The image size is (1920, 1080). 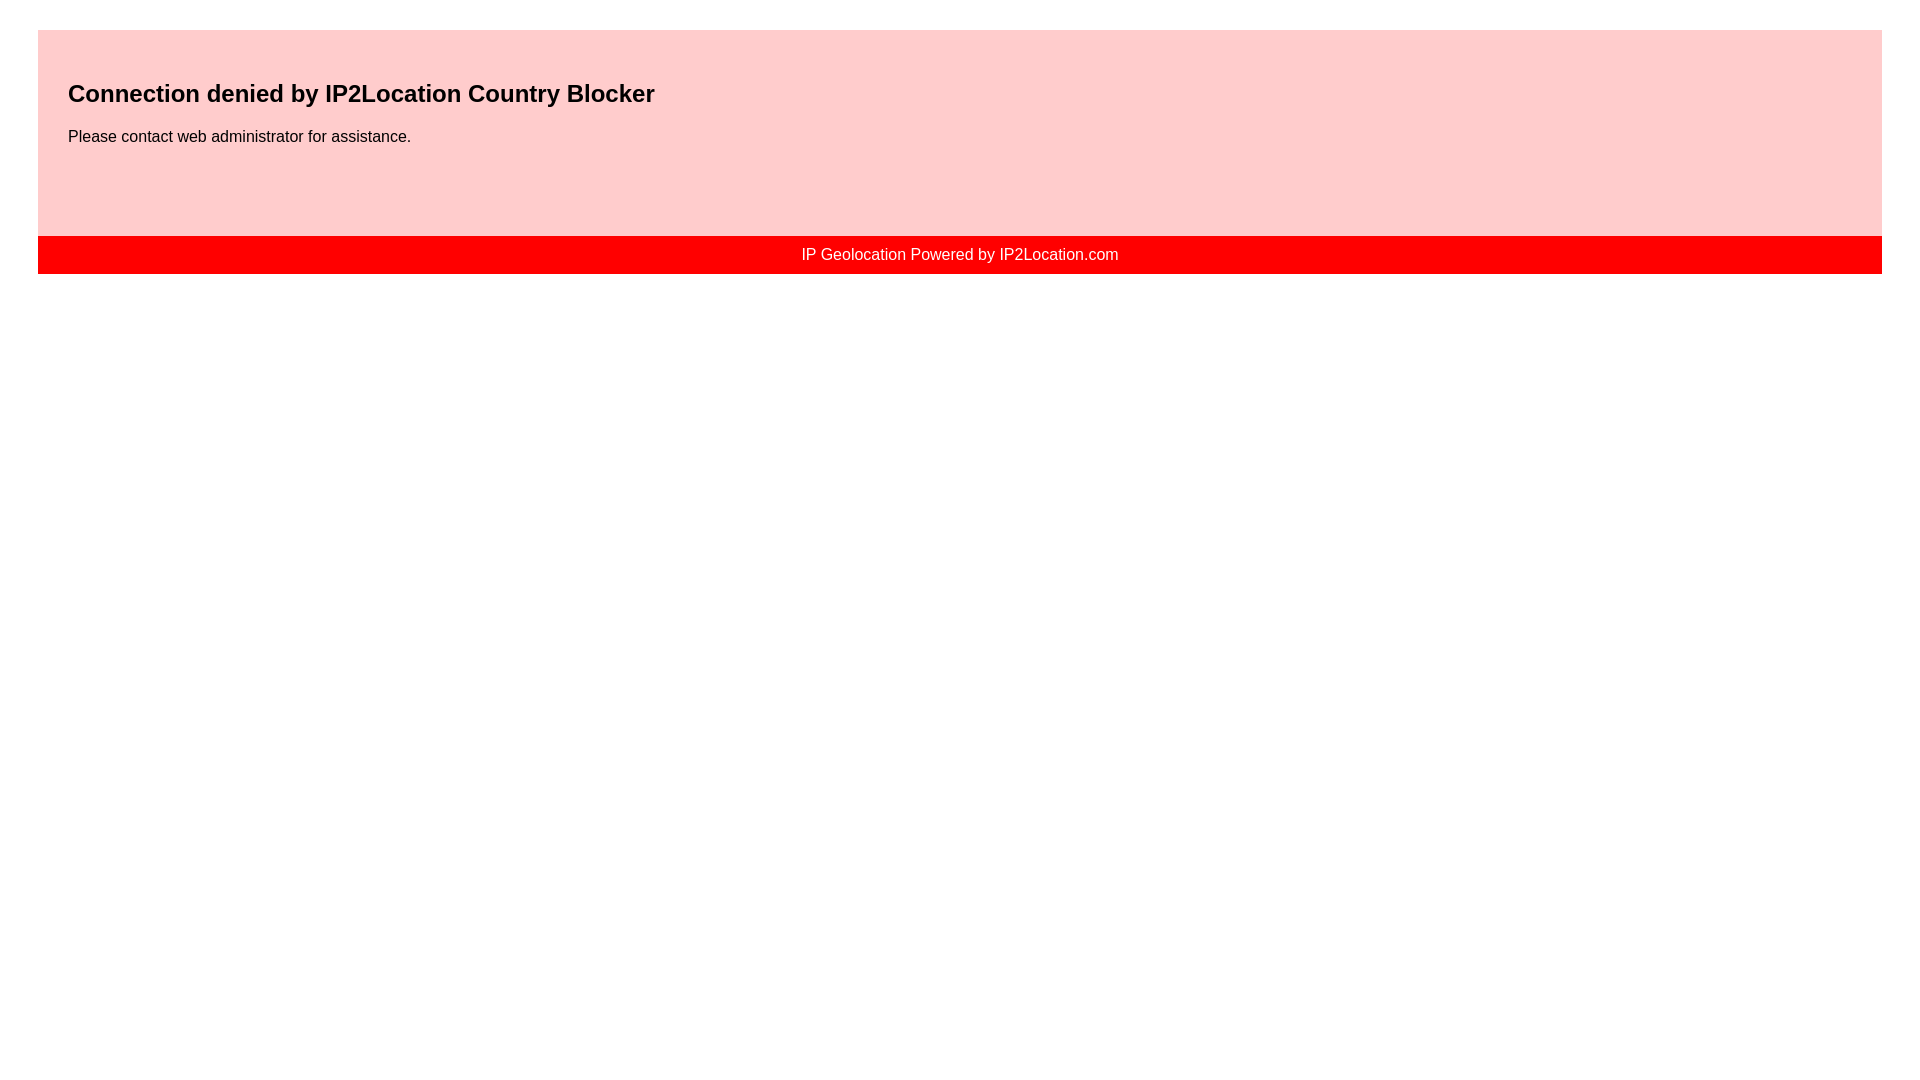 What do you see at coordinates (958, 253) in the screenshot?
I see `'IP Geolocation Powered by IP2Location.com'` at bounding box center [958, 253].